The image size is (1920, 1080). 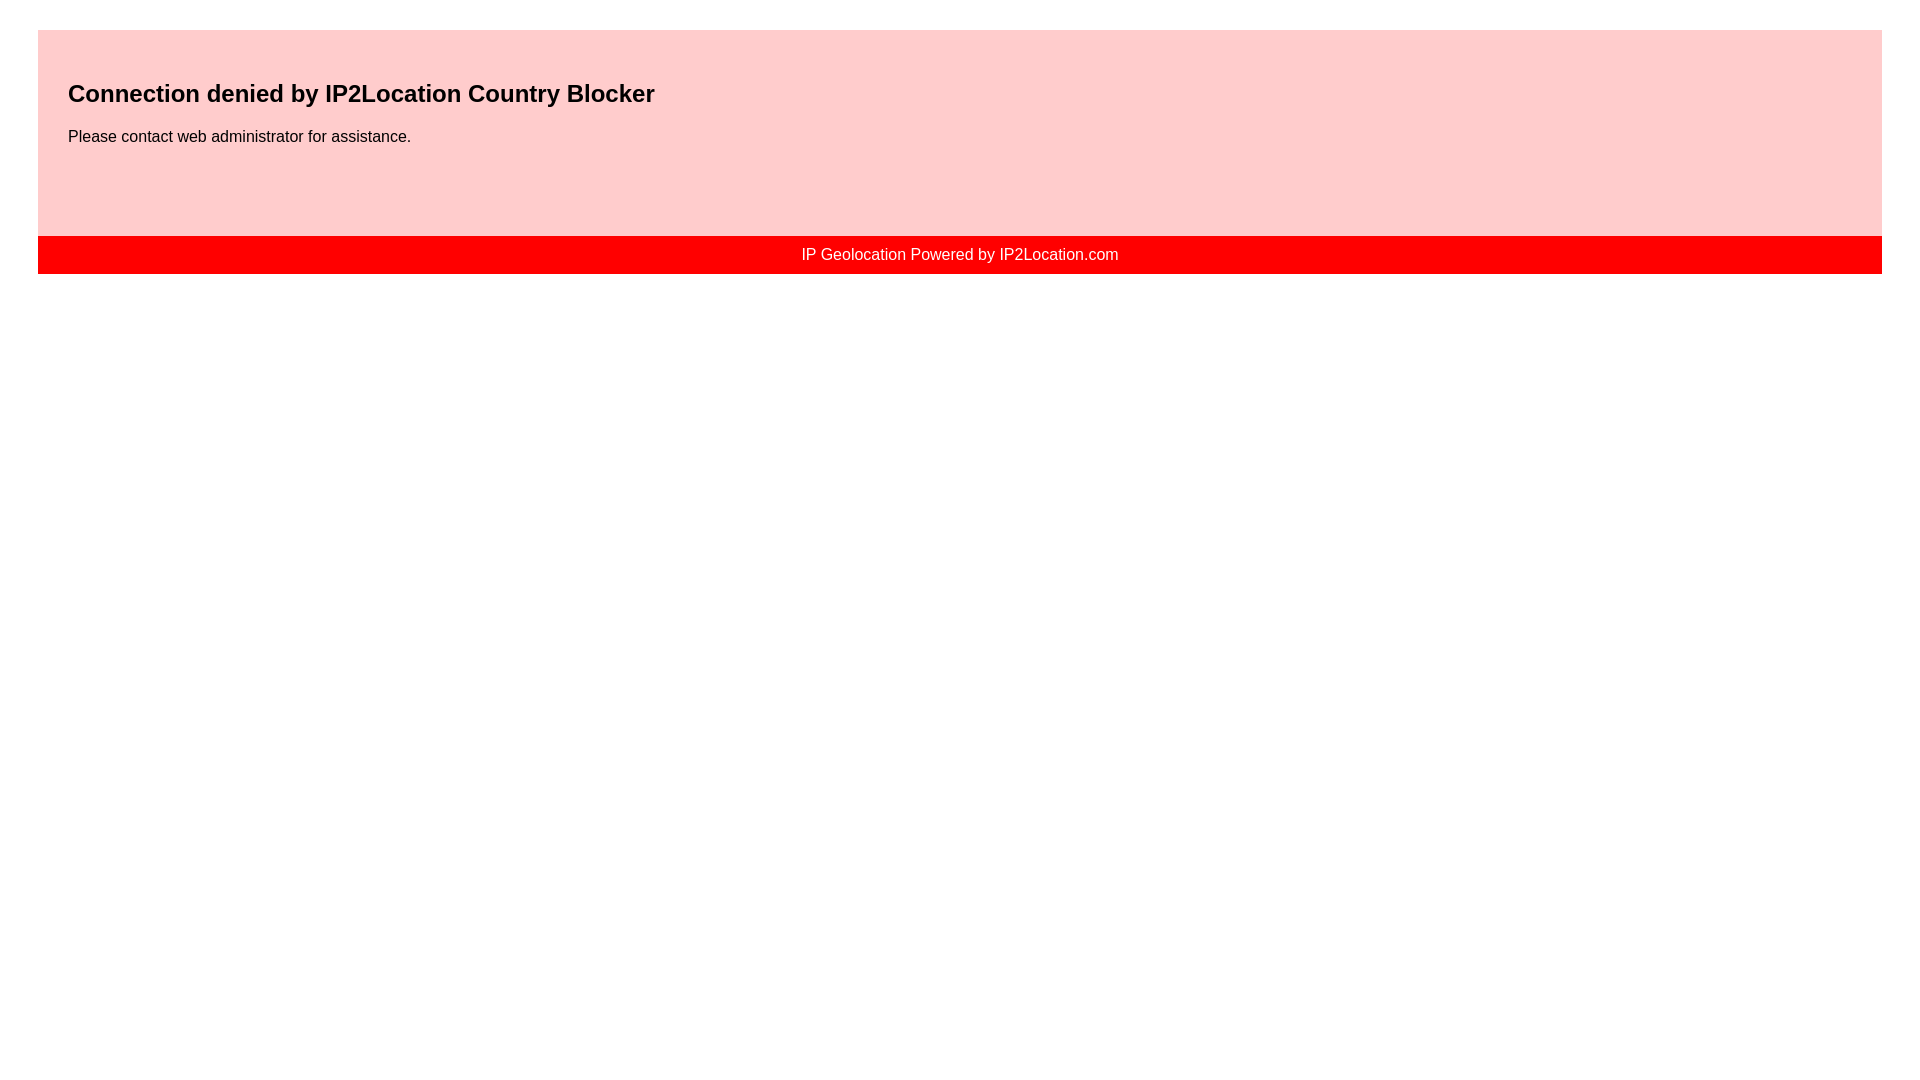 What do you see at coordinates (958, 253) in the screenshot?
I see `'IP Geolocation Powered by IP2Location.com'` at bounding box center [958, 253].